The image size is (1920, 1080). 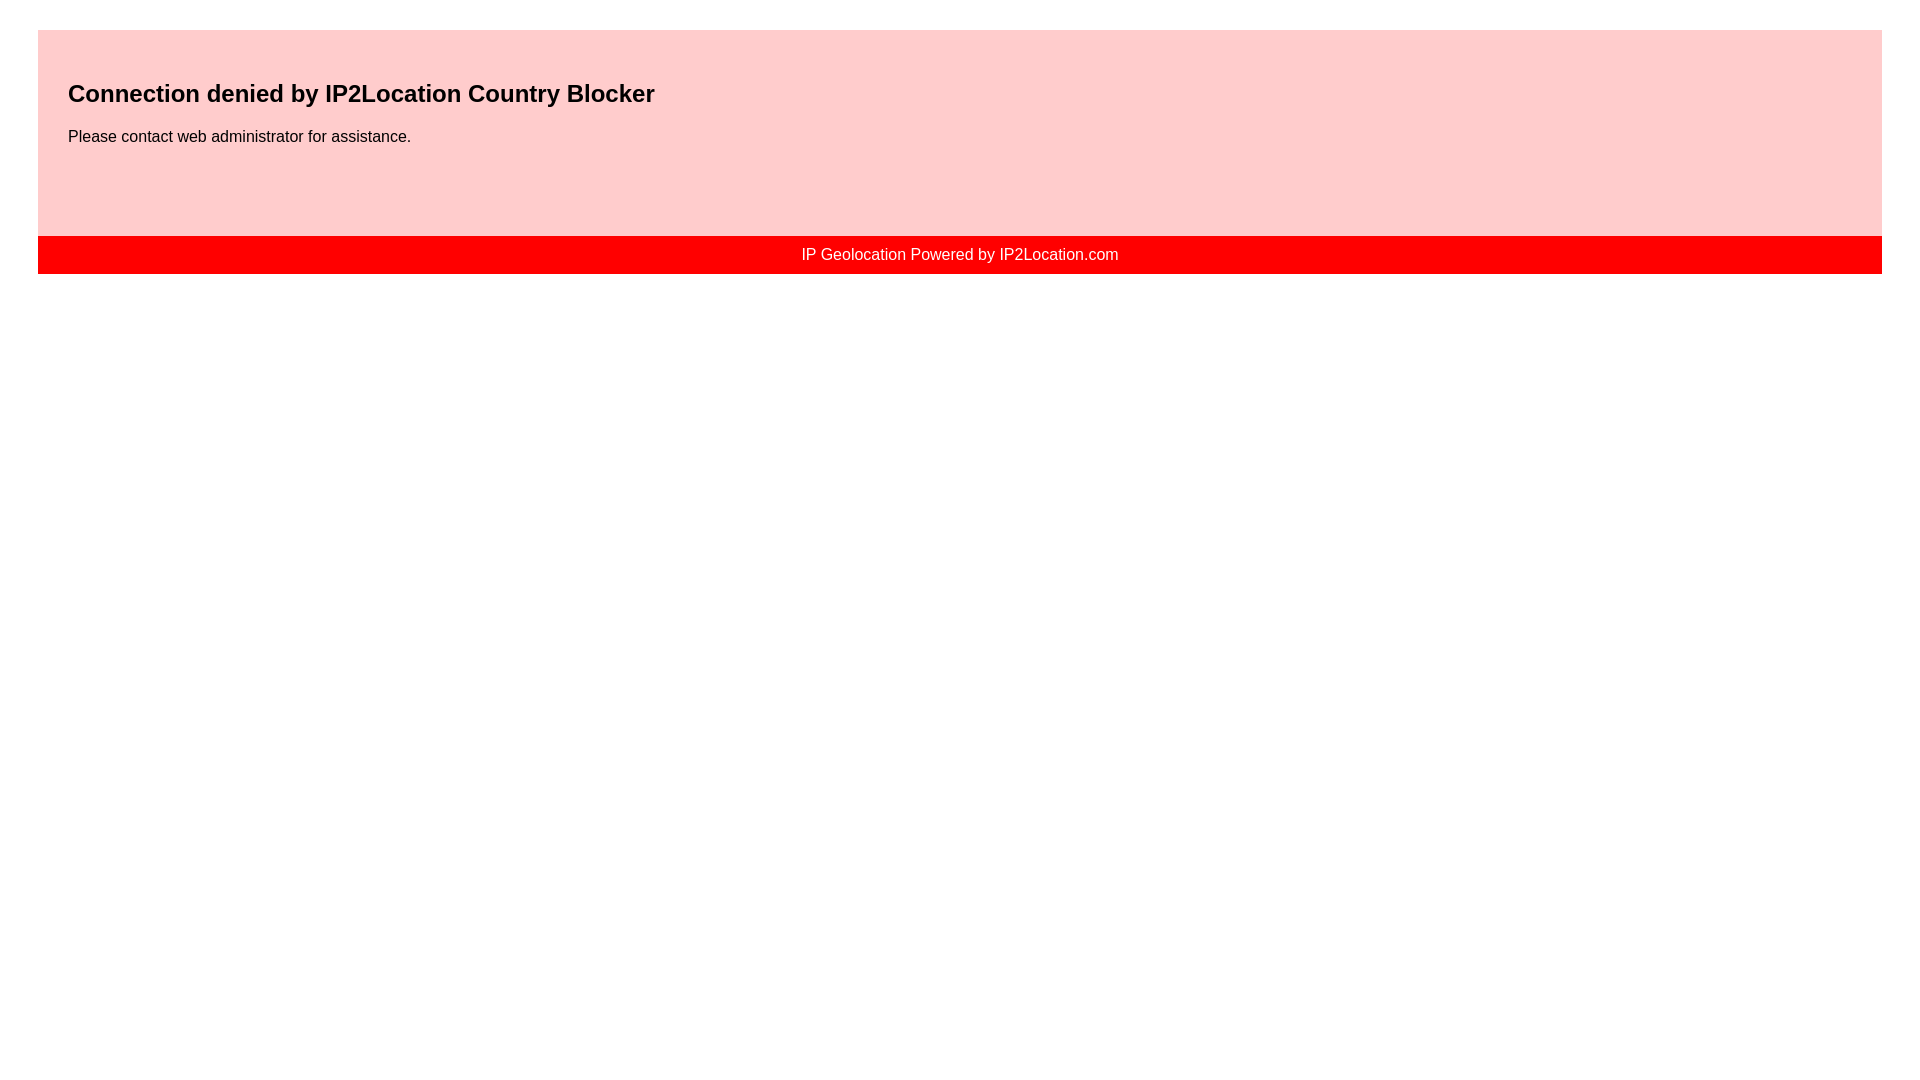 What do you see at coordinates (958, 253) in the screenshot?
I see `'IP Geolocation Powered by IP2Location.com'` at bounding box center [958, 253].